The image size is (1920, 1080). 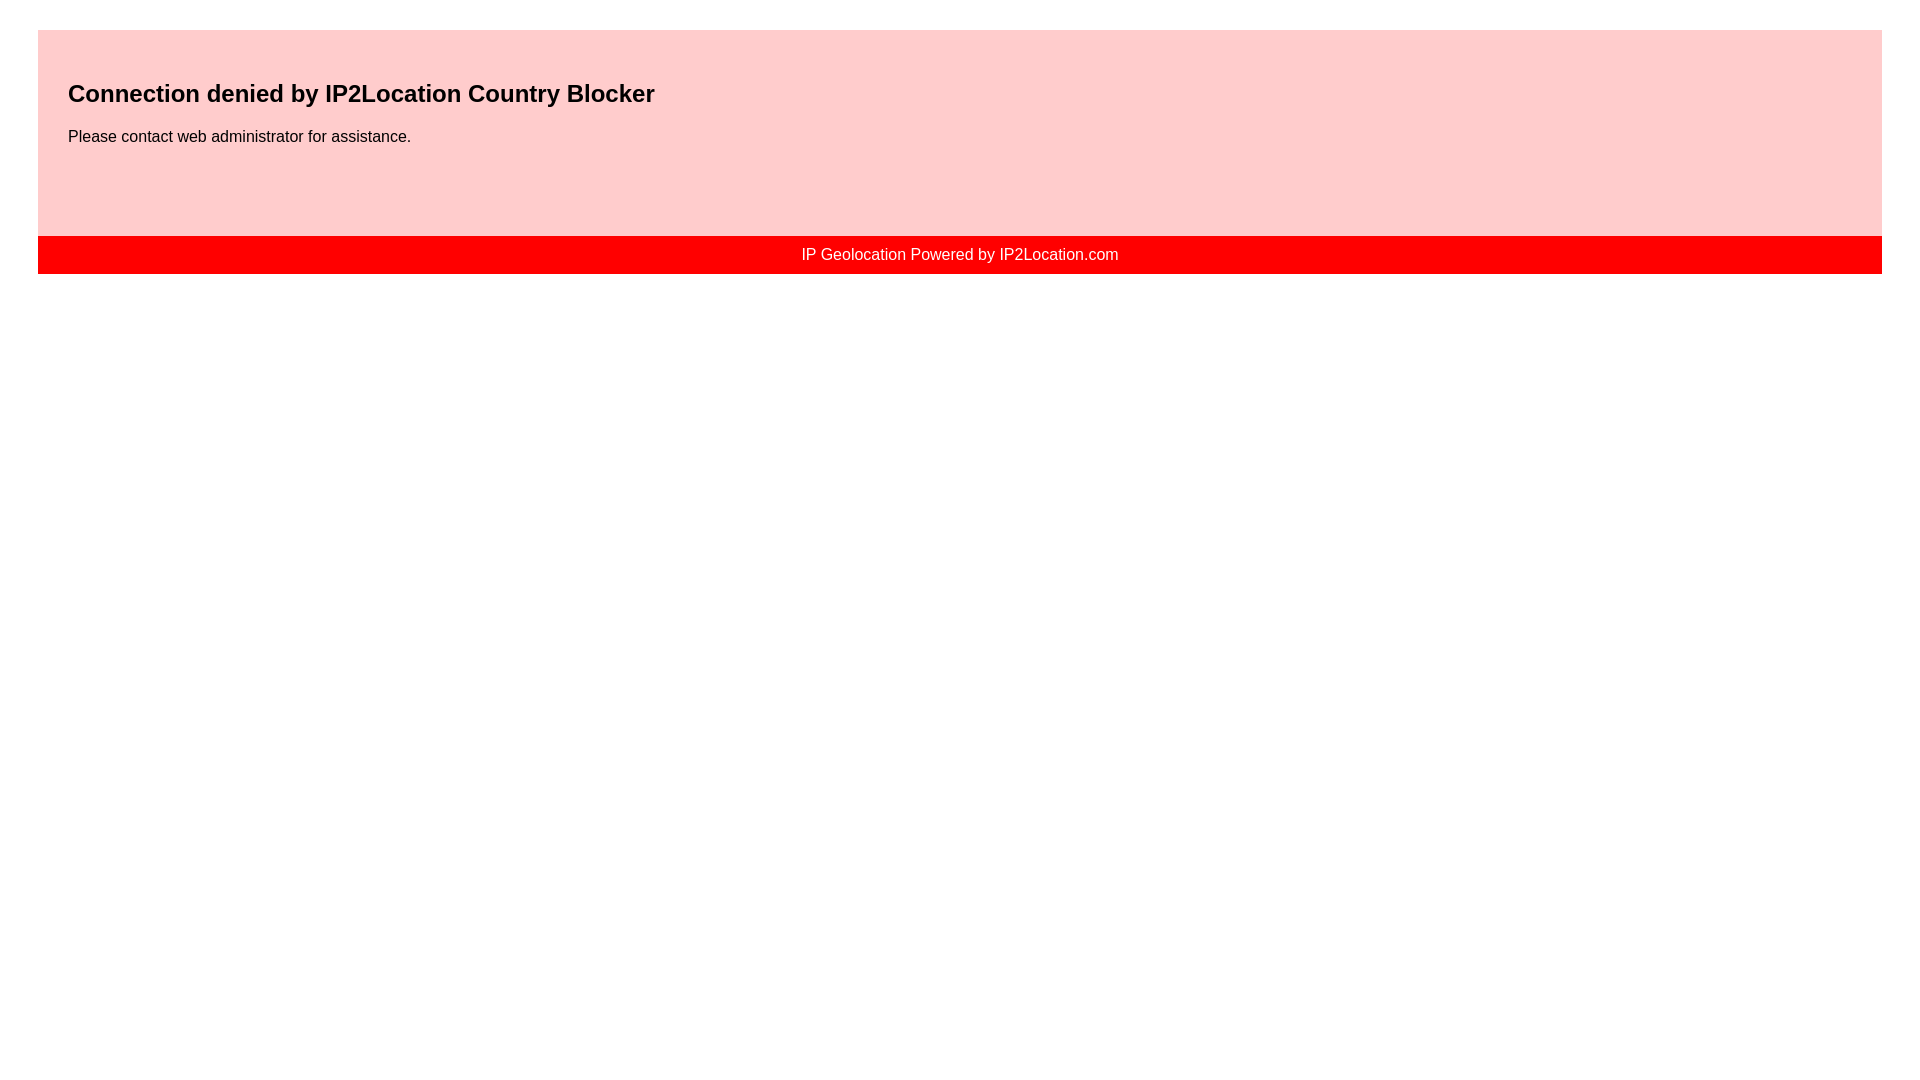 What do you see at coordinates (958, 253) in the screenshot?
I see `'IP Geolocation Powered by IP2Location.com'` at bounding box center [958, 253].